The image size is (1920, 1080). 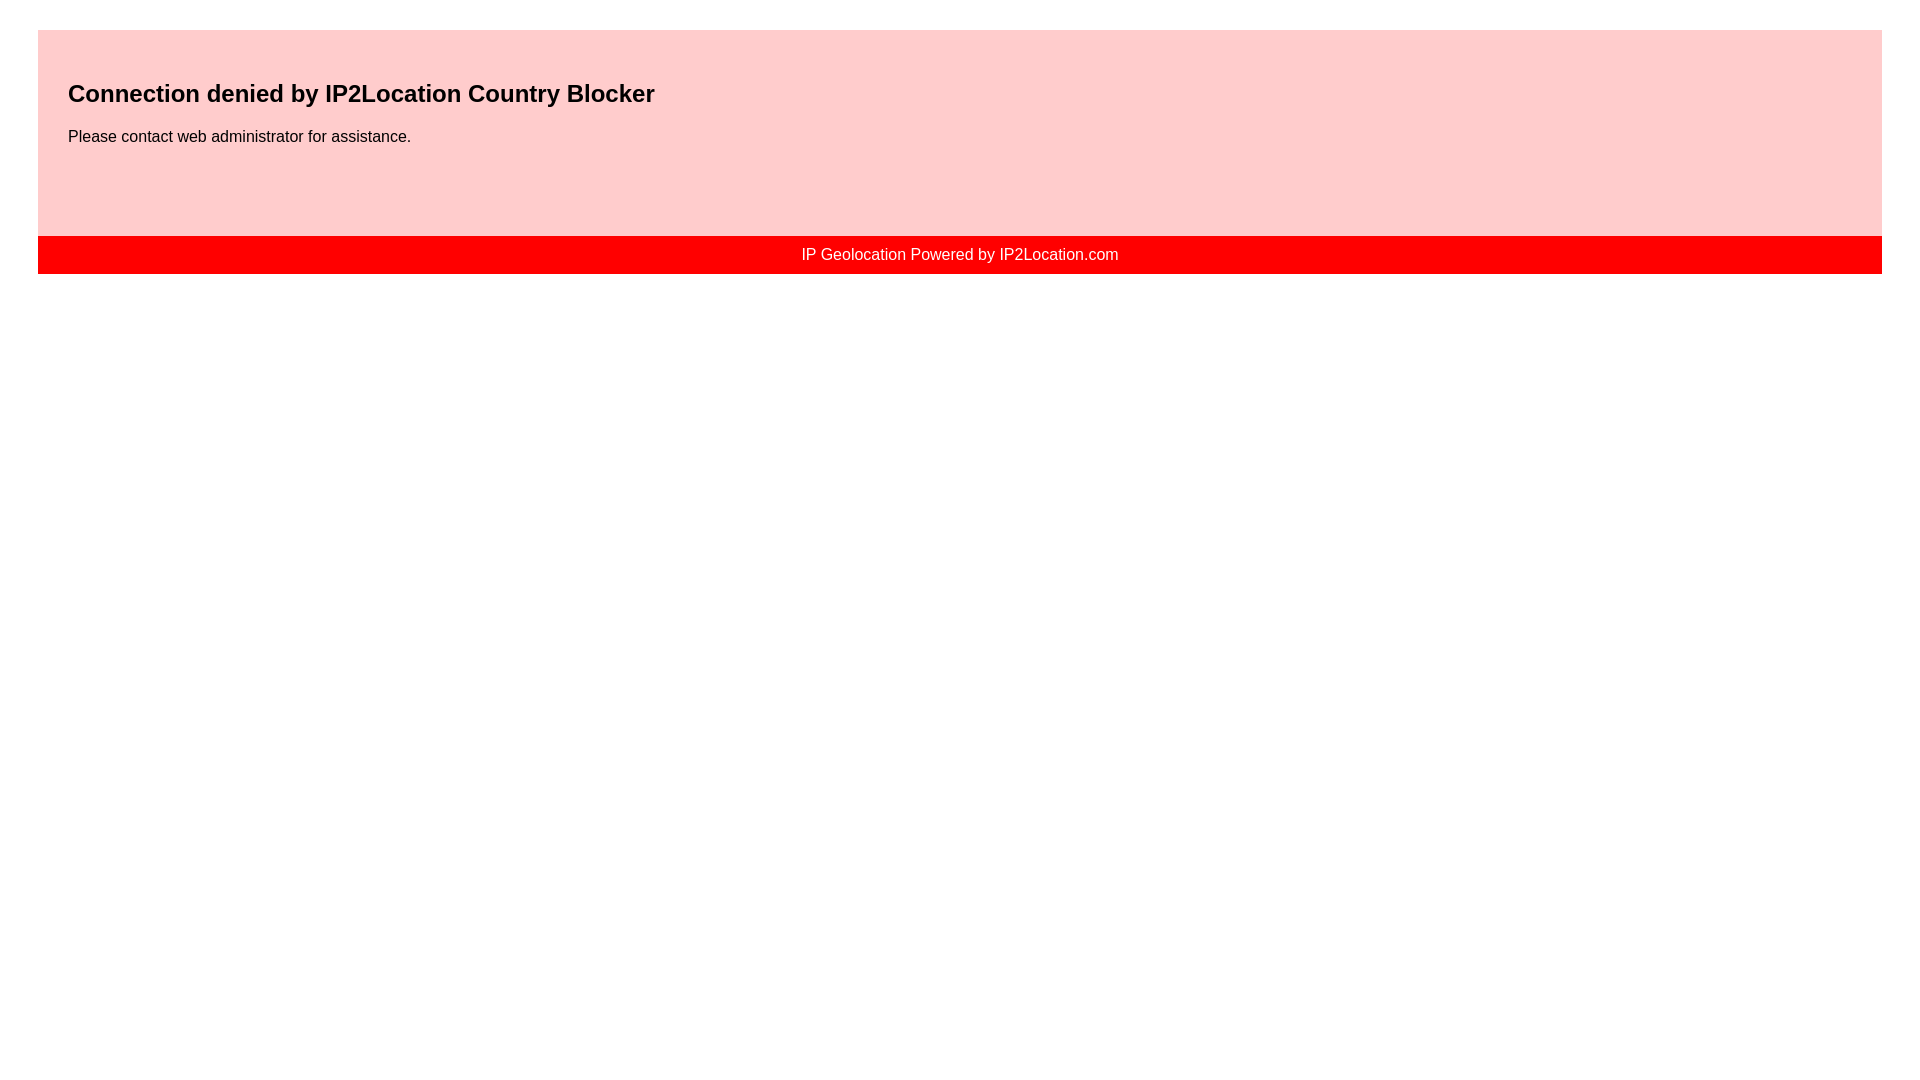 What do you see at coordinates (958, 253) in the screenshot?
I see `'IP Geolocation Powered by IP2Location.com'` at bounding box center [958, 253].